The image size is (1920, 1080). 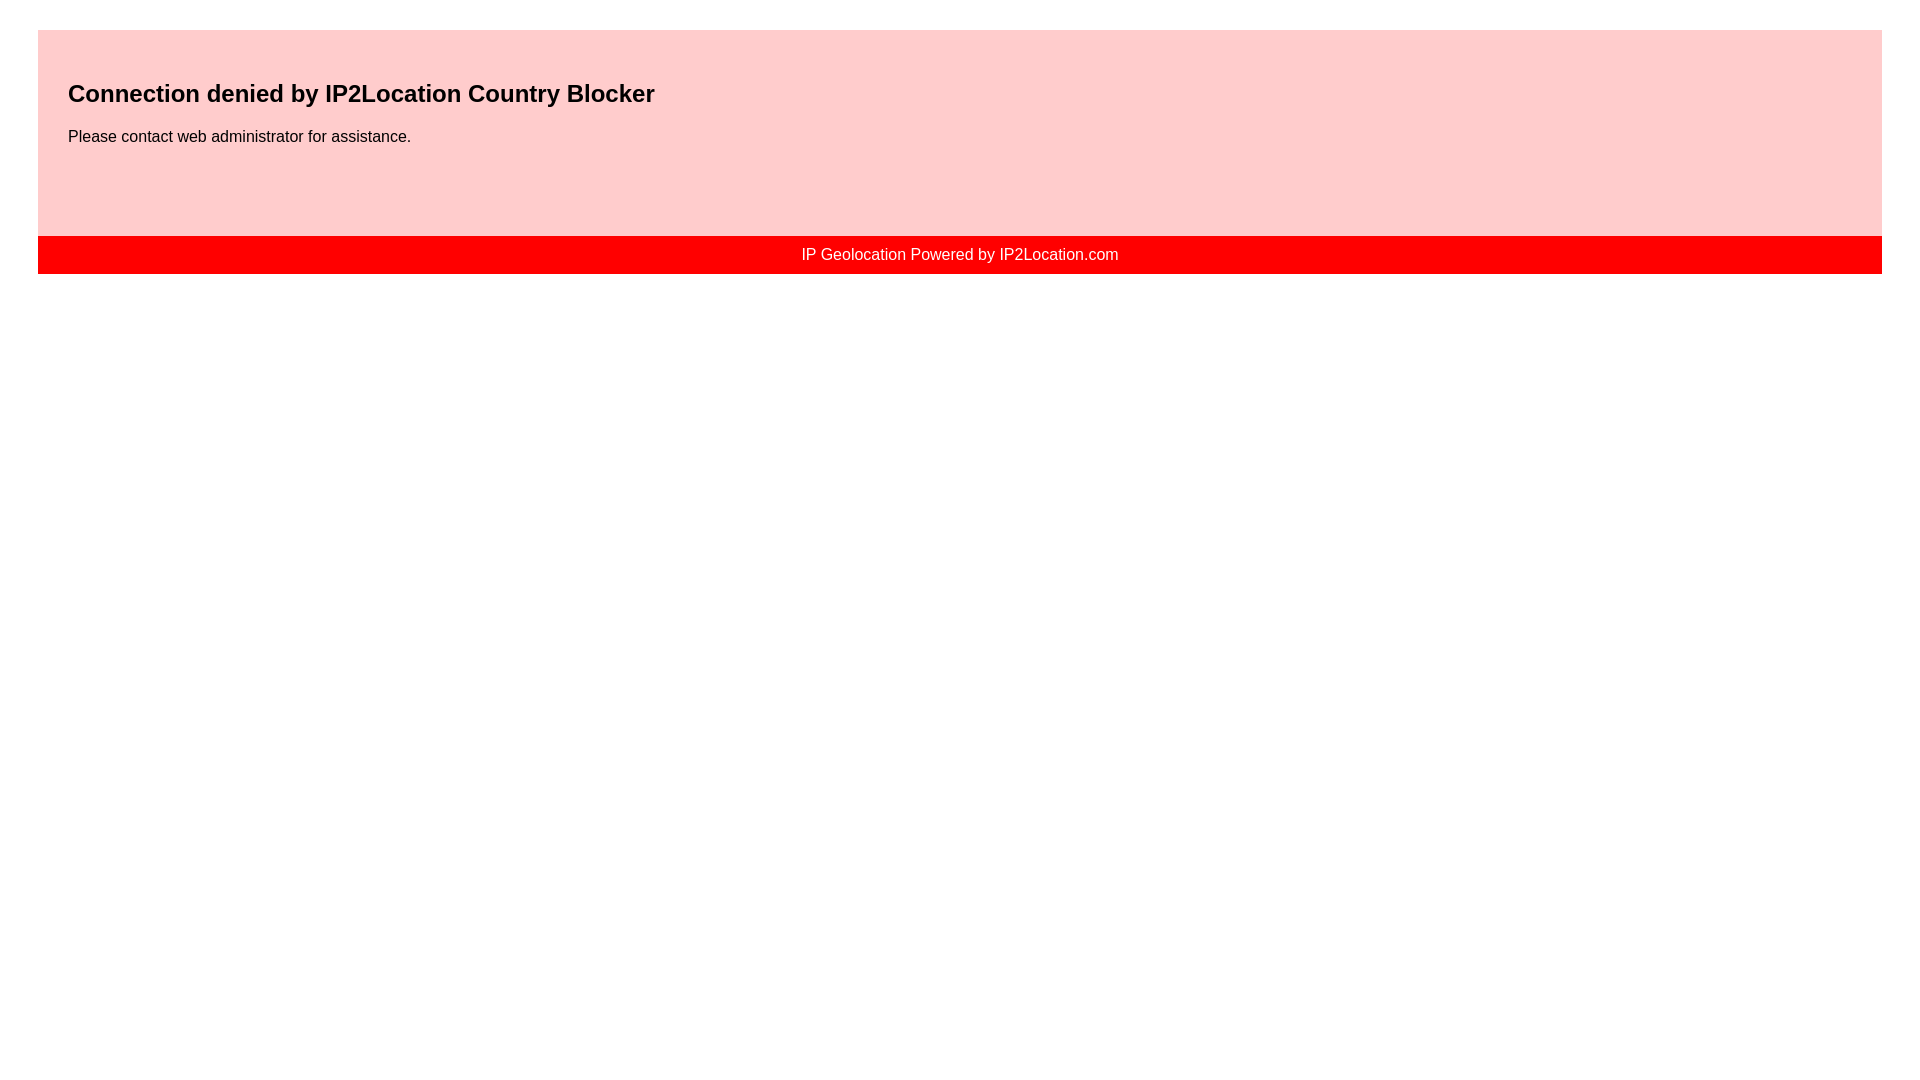 What do you see at coordinates (958, 253) in the screenshot?
I see `'IP Geolocation Powered by IP2Location.com'` at bounding box center [958, 253].